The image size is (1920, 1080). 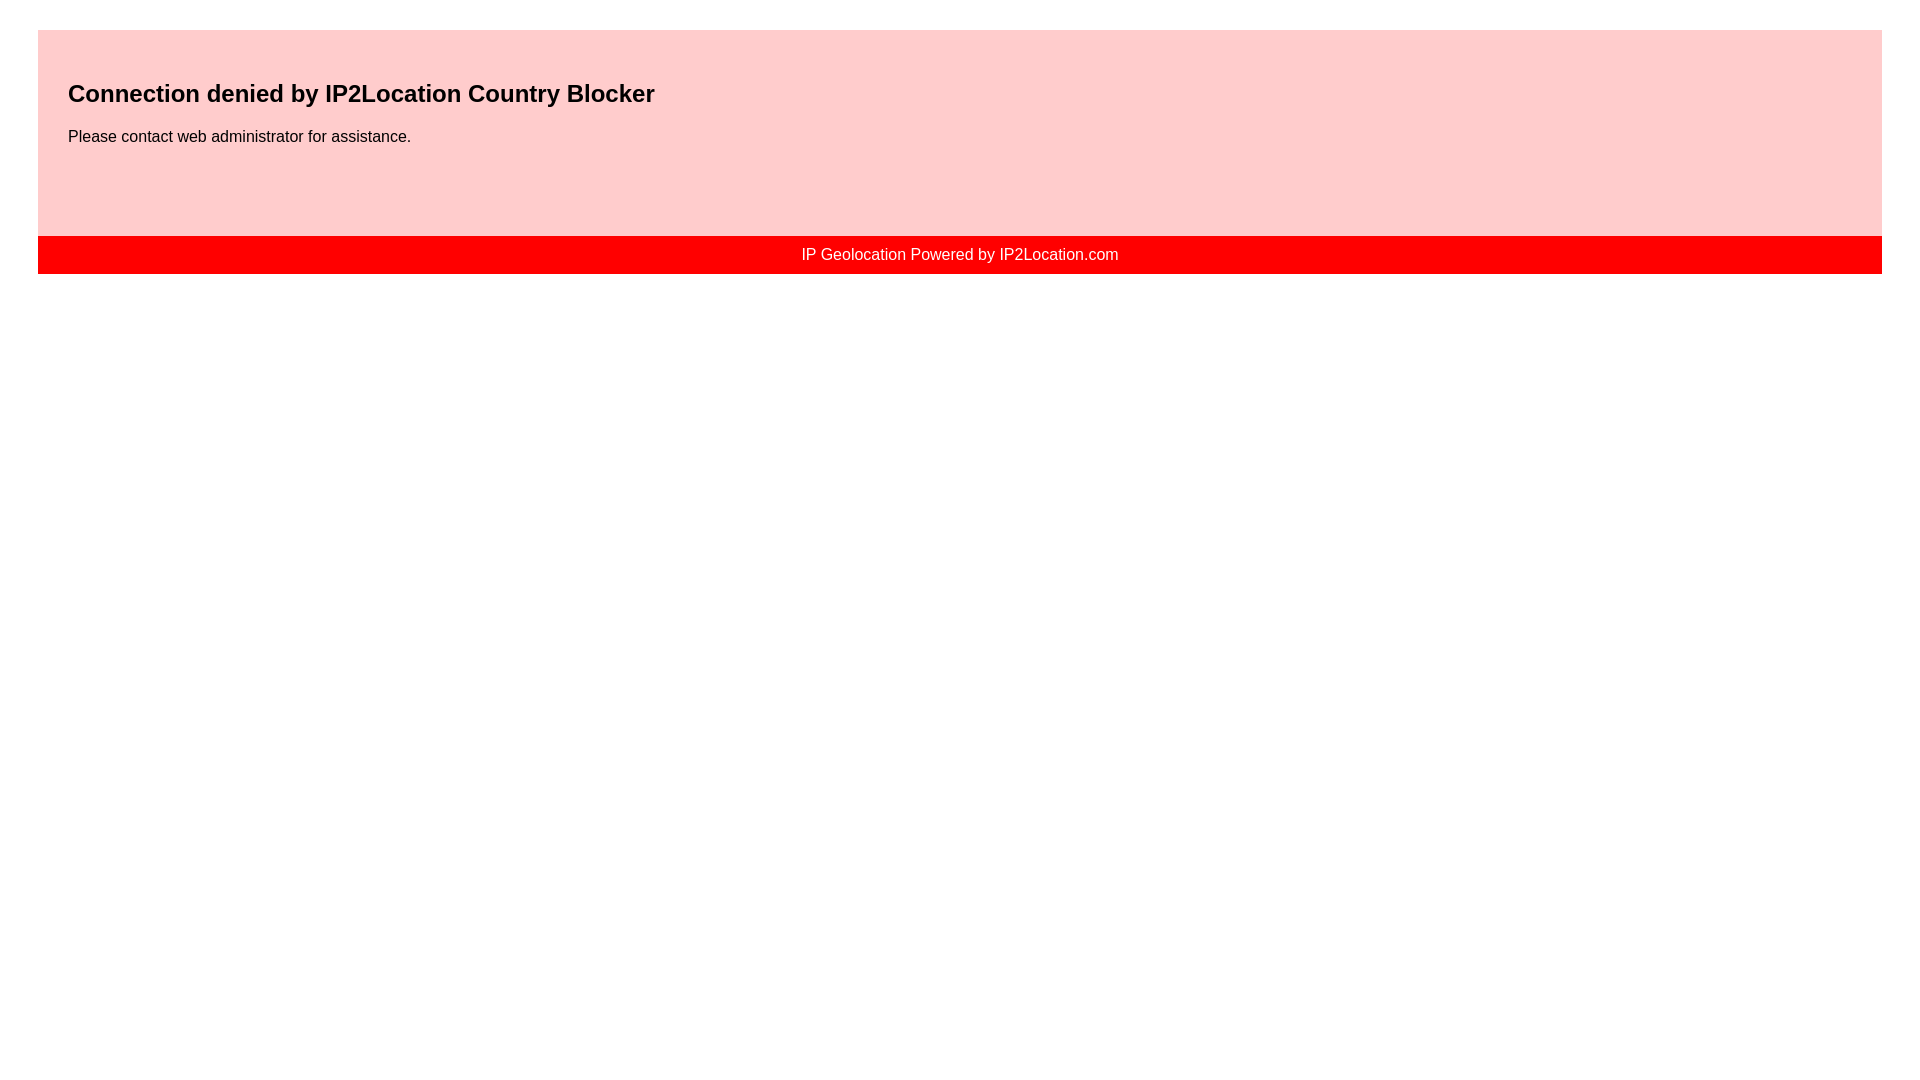 What do you see at coordinates (958, 253) in the screenshot?
I see `'IP Geolocation Powered by IP2Location.com'` at bounding box center [958, 253].